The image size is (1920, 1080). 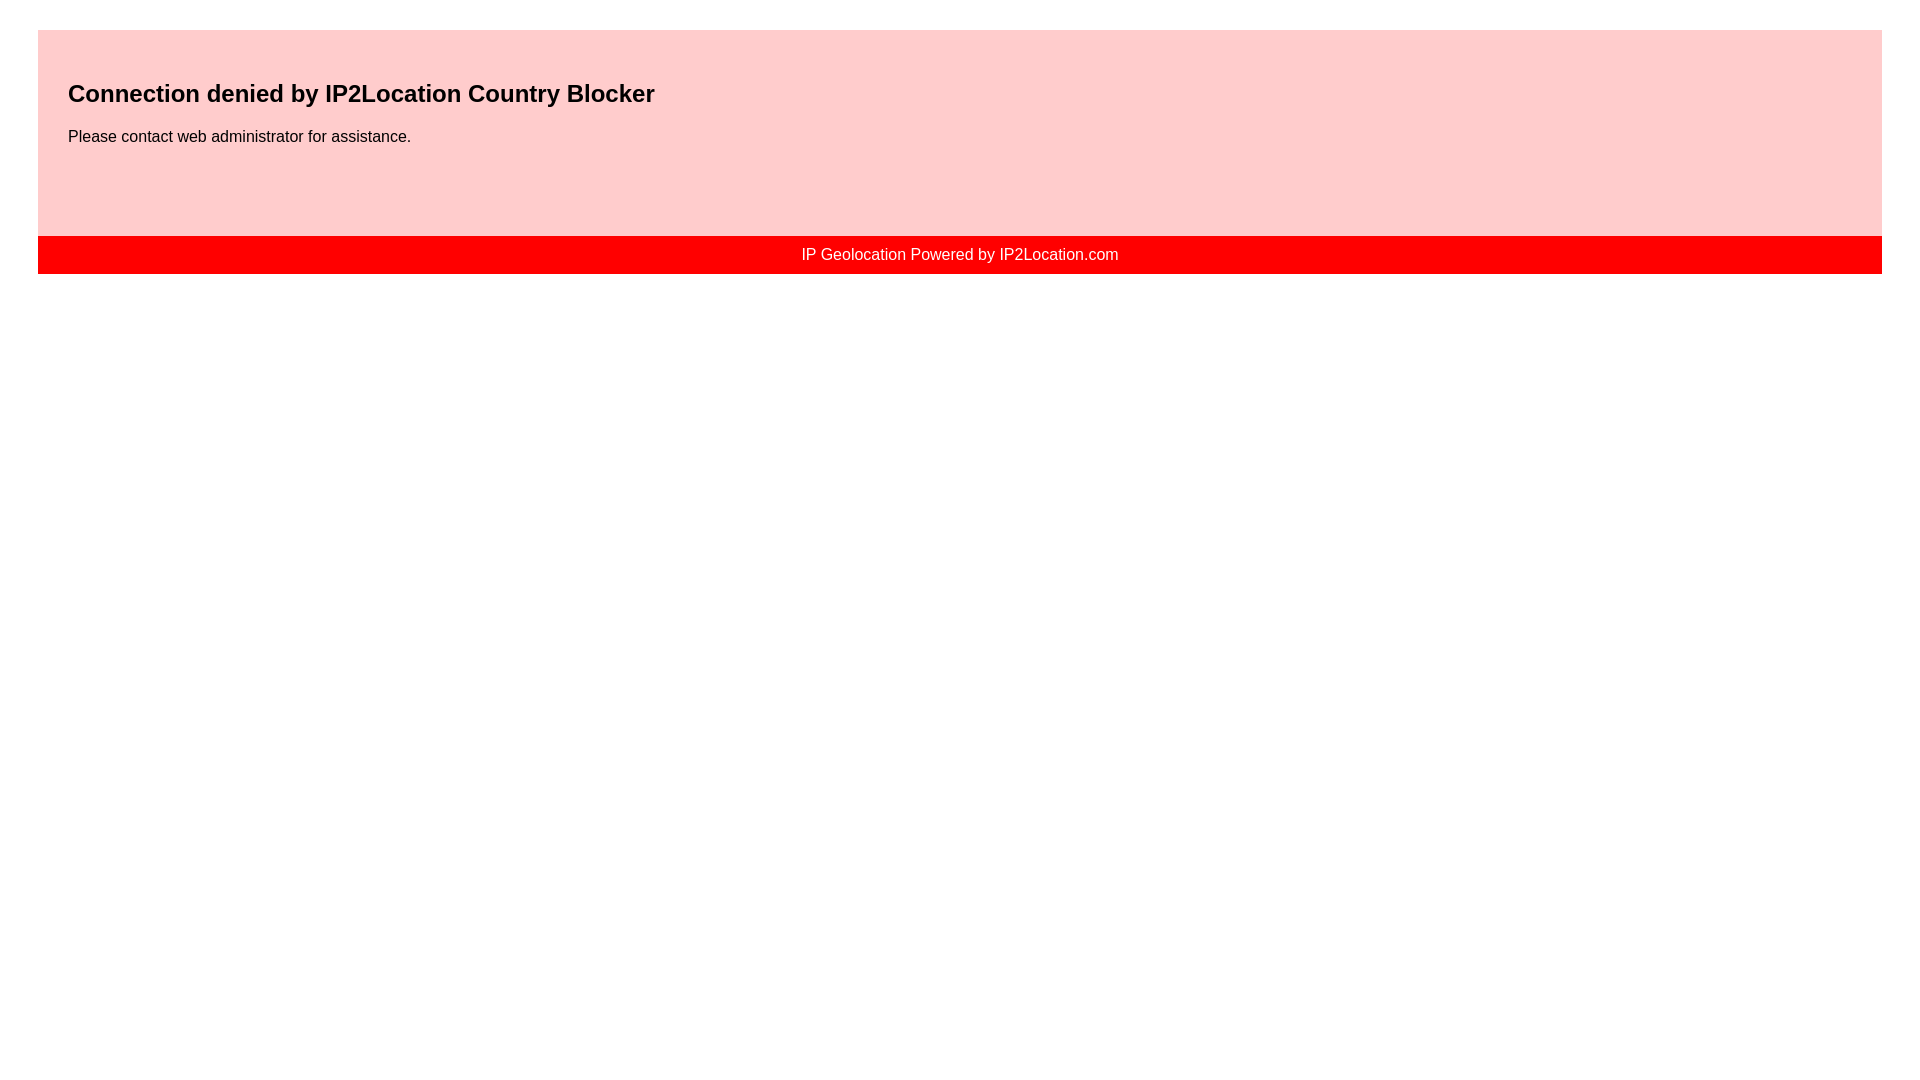 What do you see at coordinates (958, 253) in the screenshot?
I see `'IP Geolocation Powered by IP2Location.com'` at bounding box center [958, 253].